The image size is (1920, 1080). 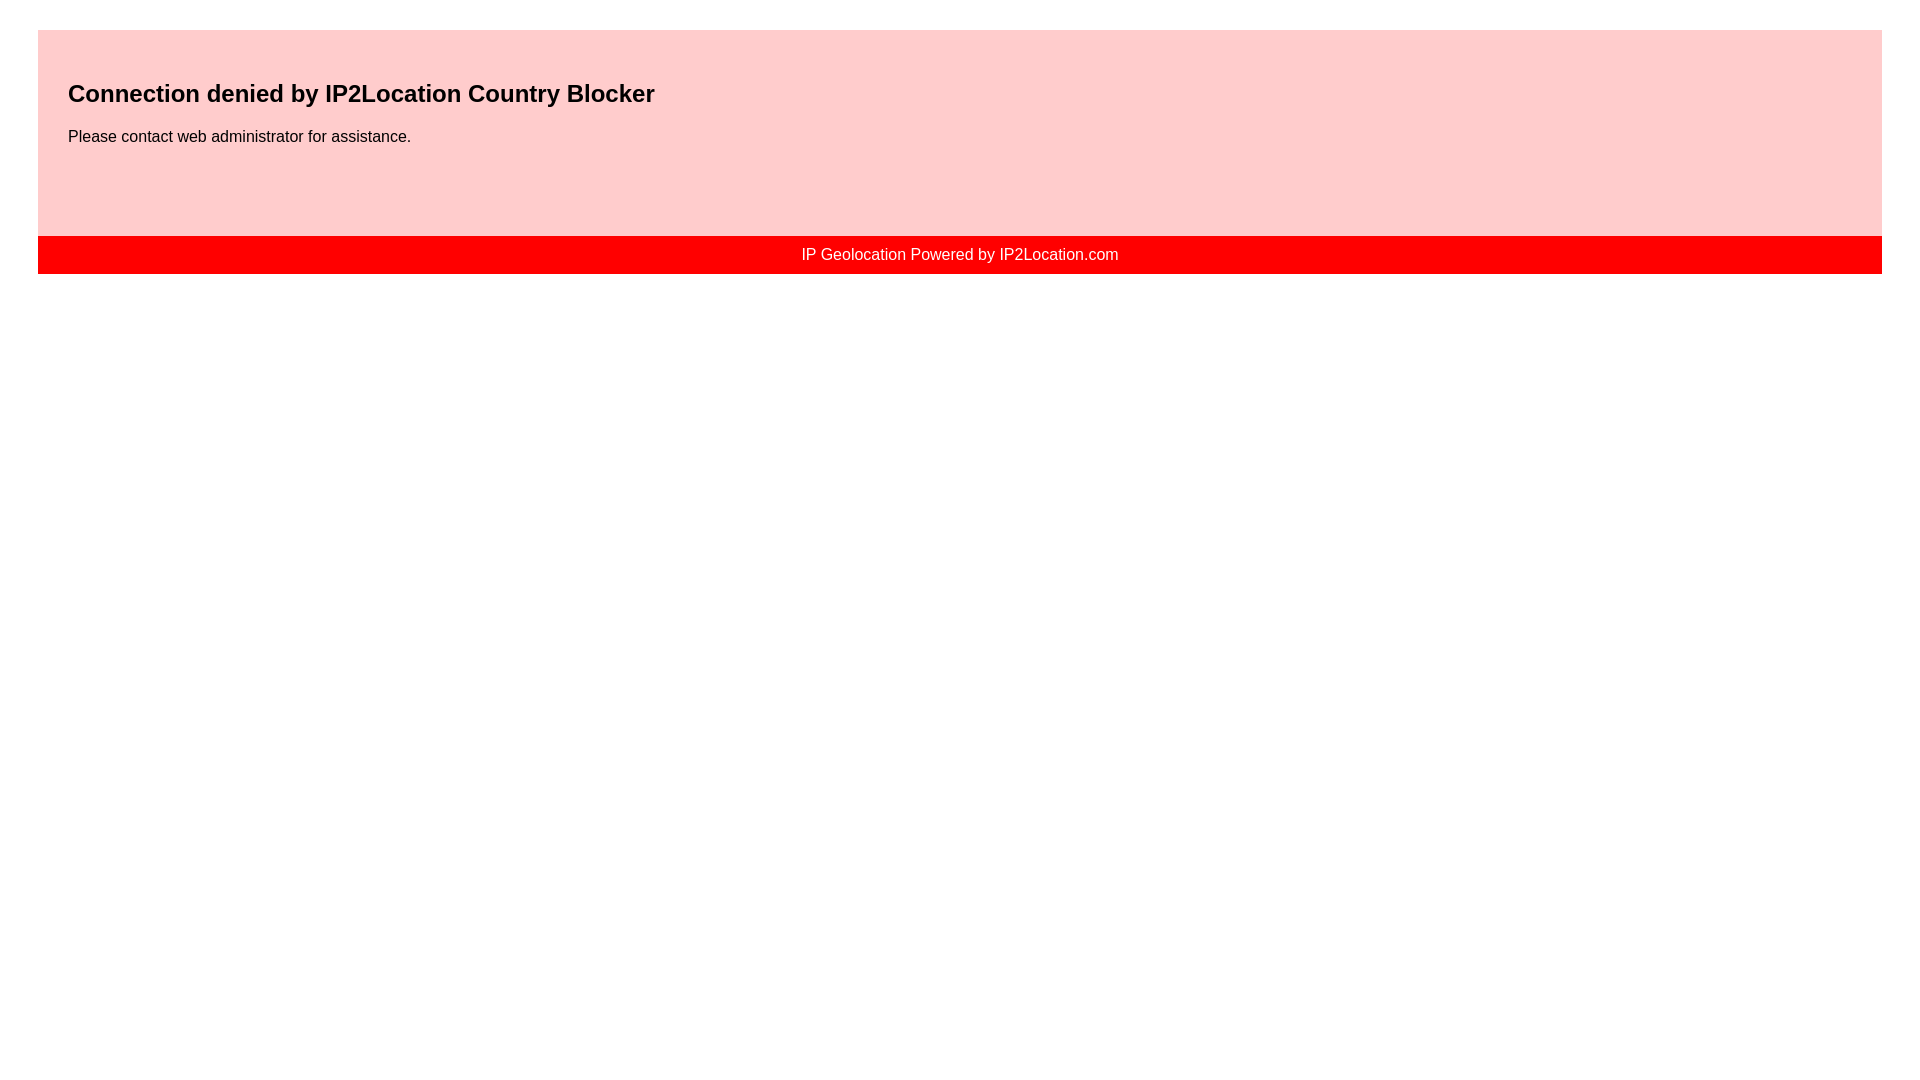 What do you see at coordinates (958, 253) in the screenshot?
I see `'IP Geolocation Powered by IP2Location.com'` at bounding box center [958, 253].